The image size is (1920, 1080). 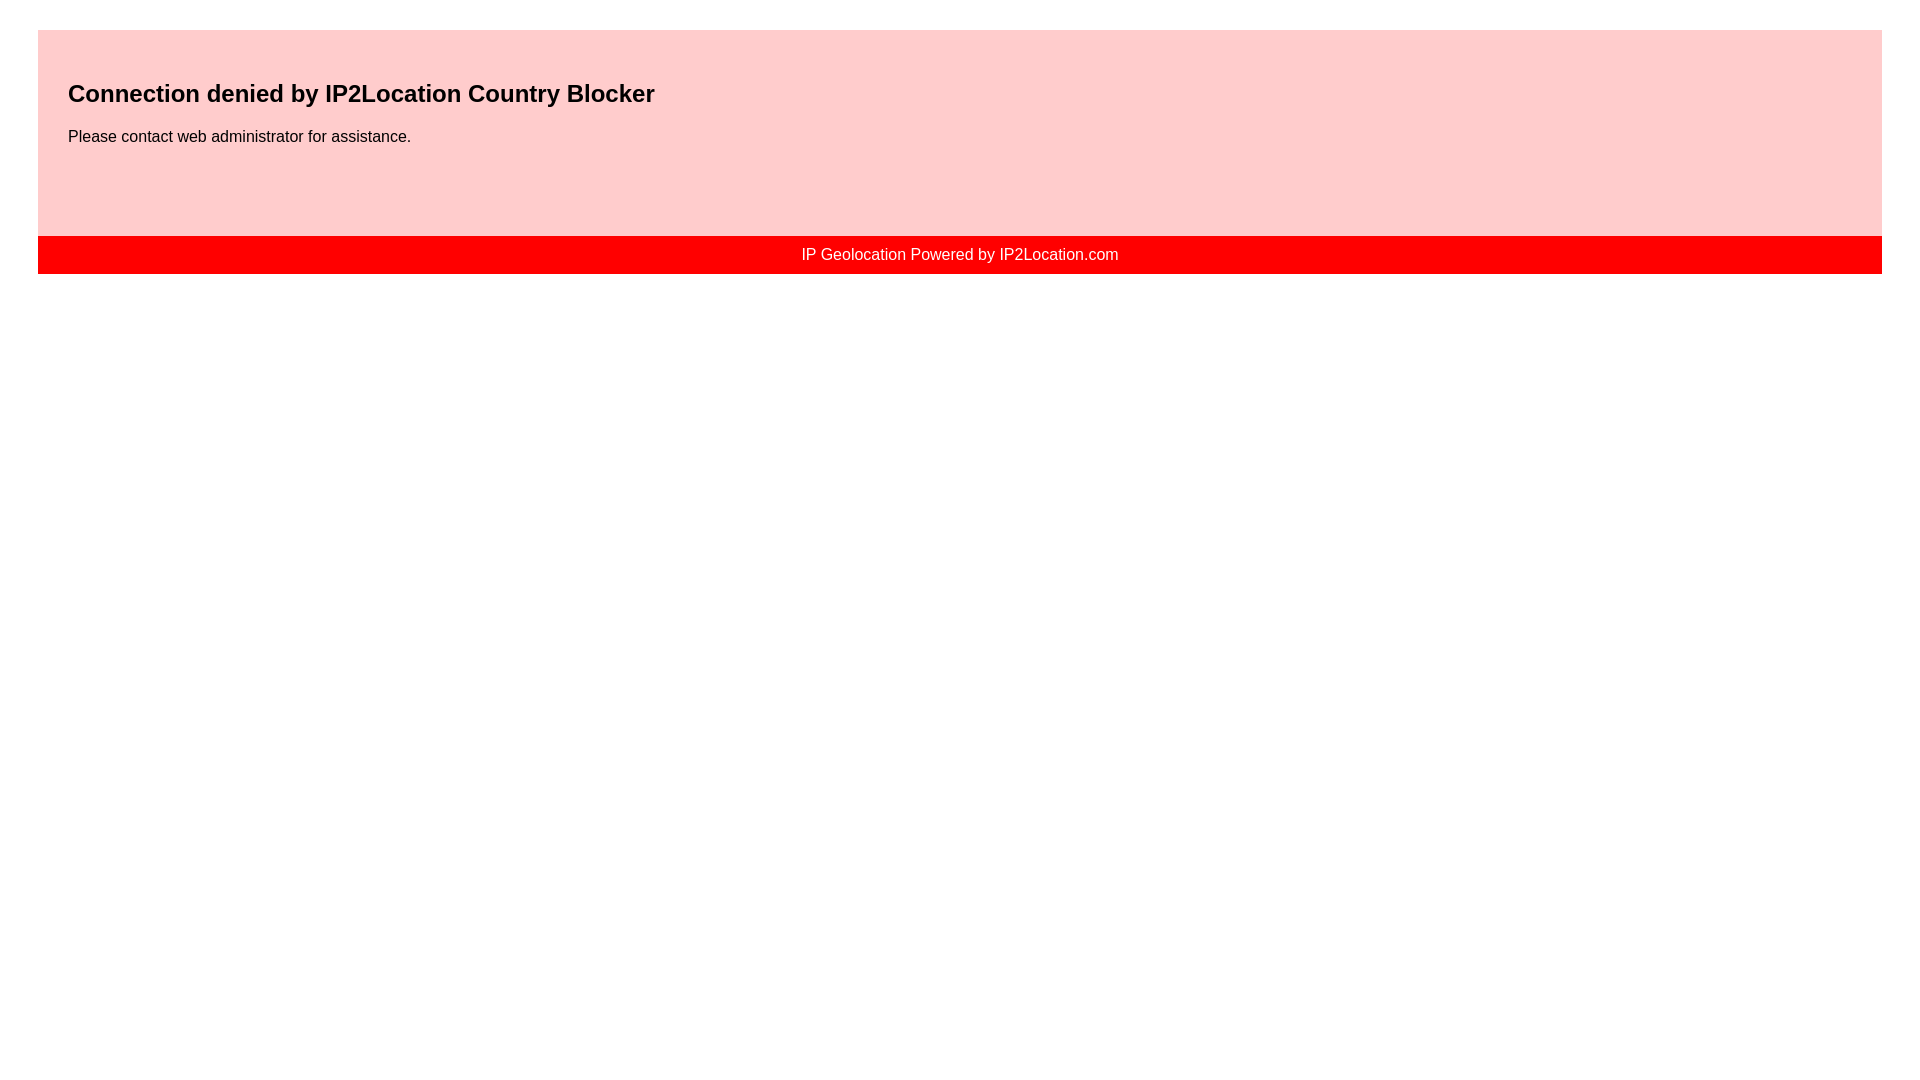 What do you see at coordinates (958, 253) in the screenshot?
I see `'IP Geolocation Powered by IP2Location.com'` at bounding box center [958, 253].